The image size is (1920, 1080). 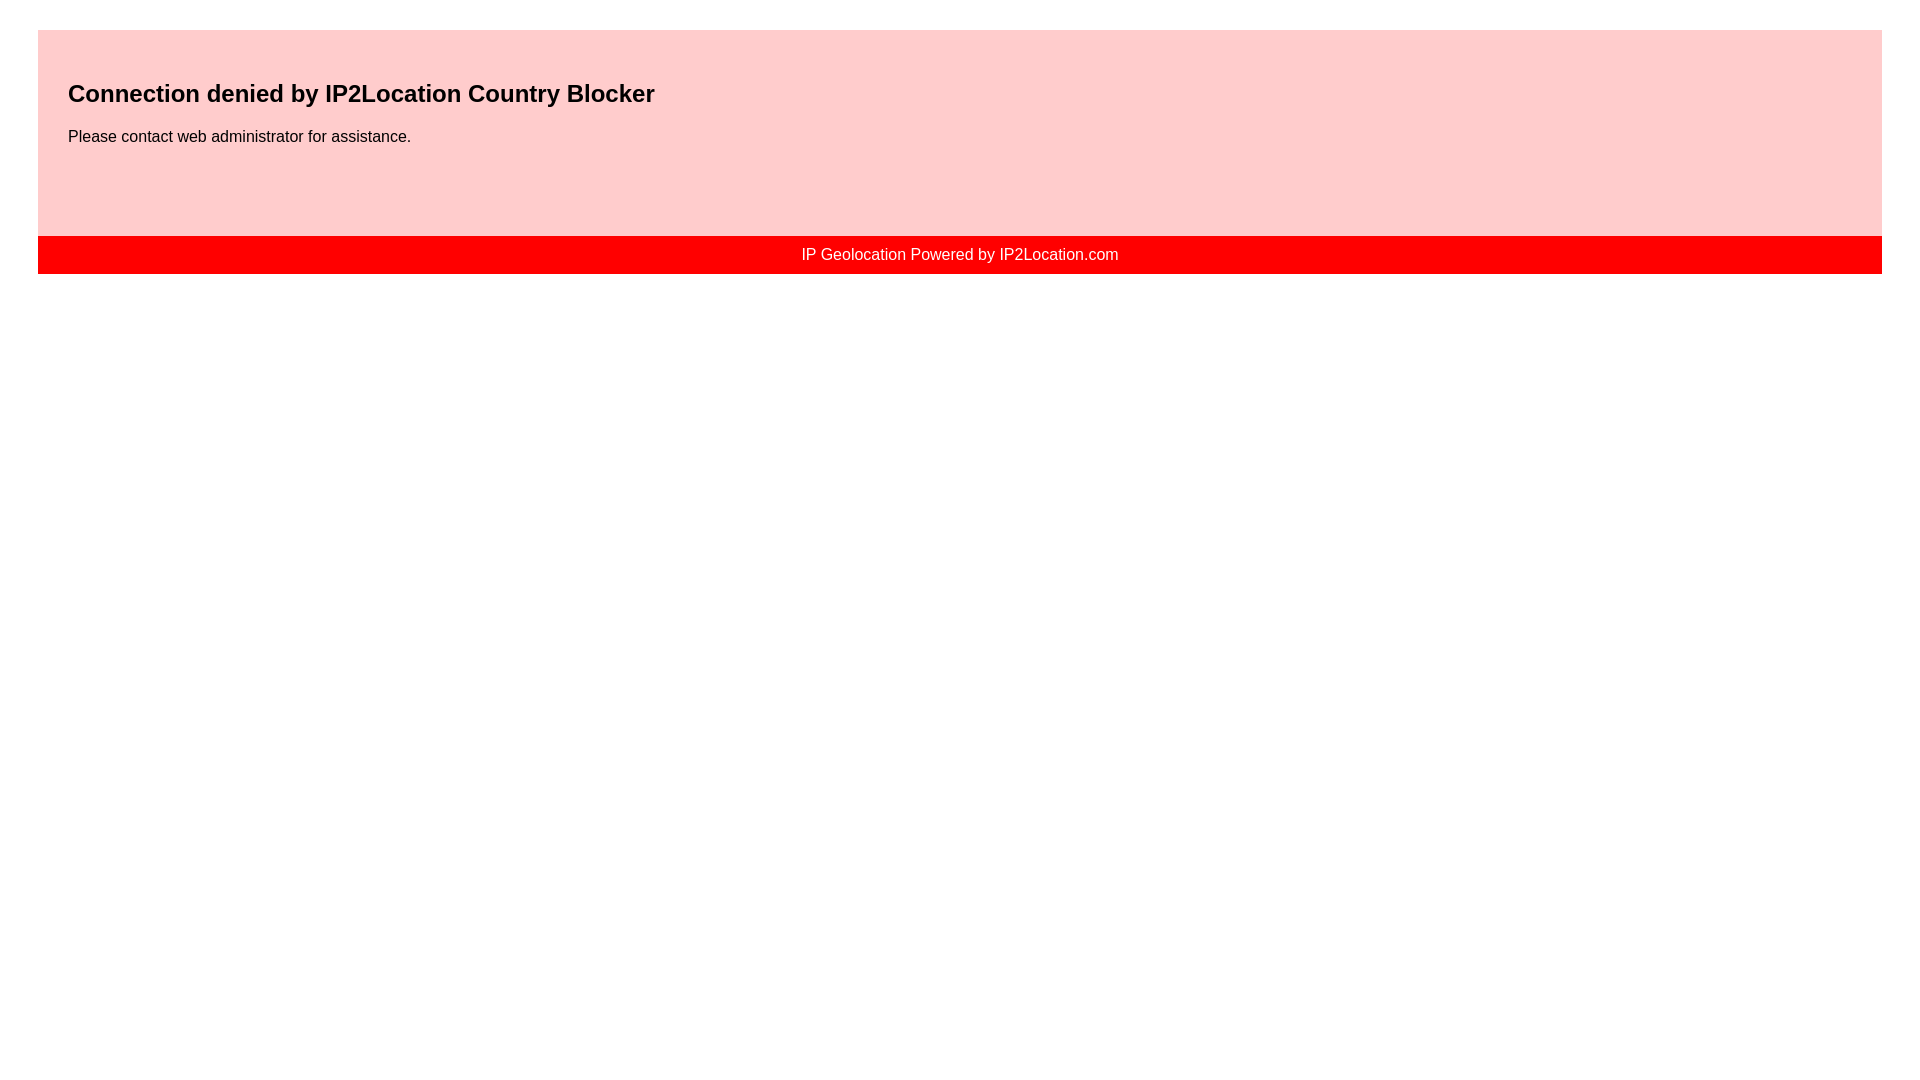 What do you see at coordinates (958, 253) in the screenshot?
I see `'IP Geolocation Powered by IP2Location.com'` at bounding box center [958, 253].